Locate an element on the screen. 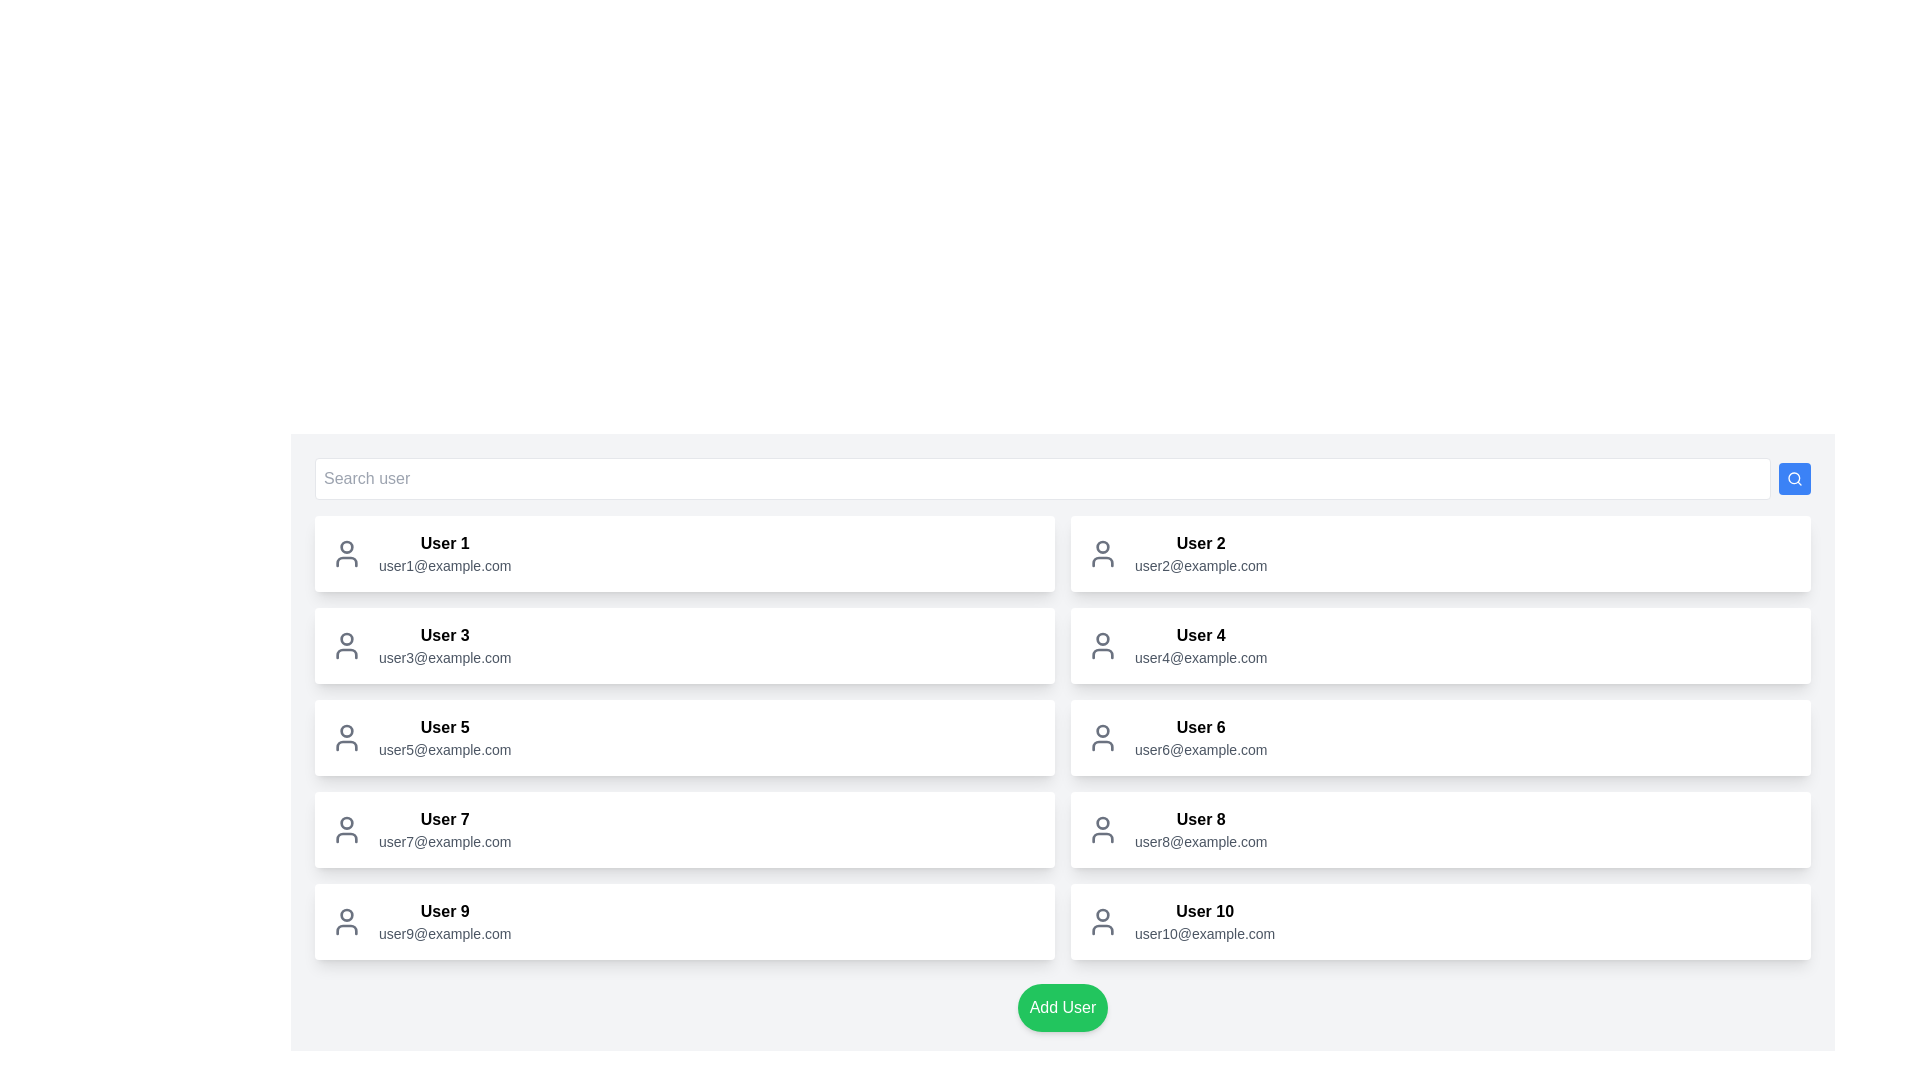  the static text displaying the email address associated with 'User 10', which is located beneath the bold 'User 10' text in the last row of a two-column grid layout is located at coordinates (1204, 933).